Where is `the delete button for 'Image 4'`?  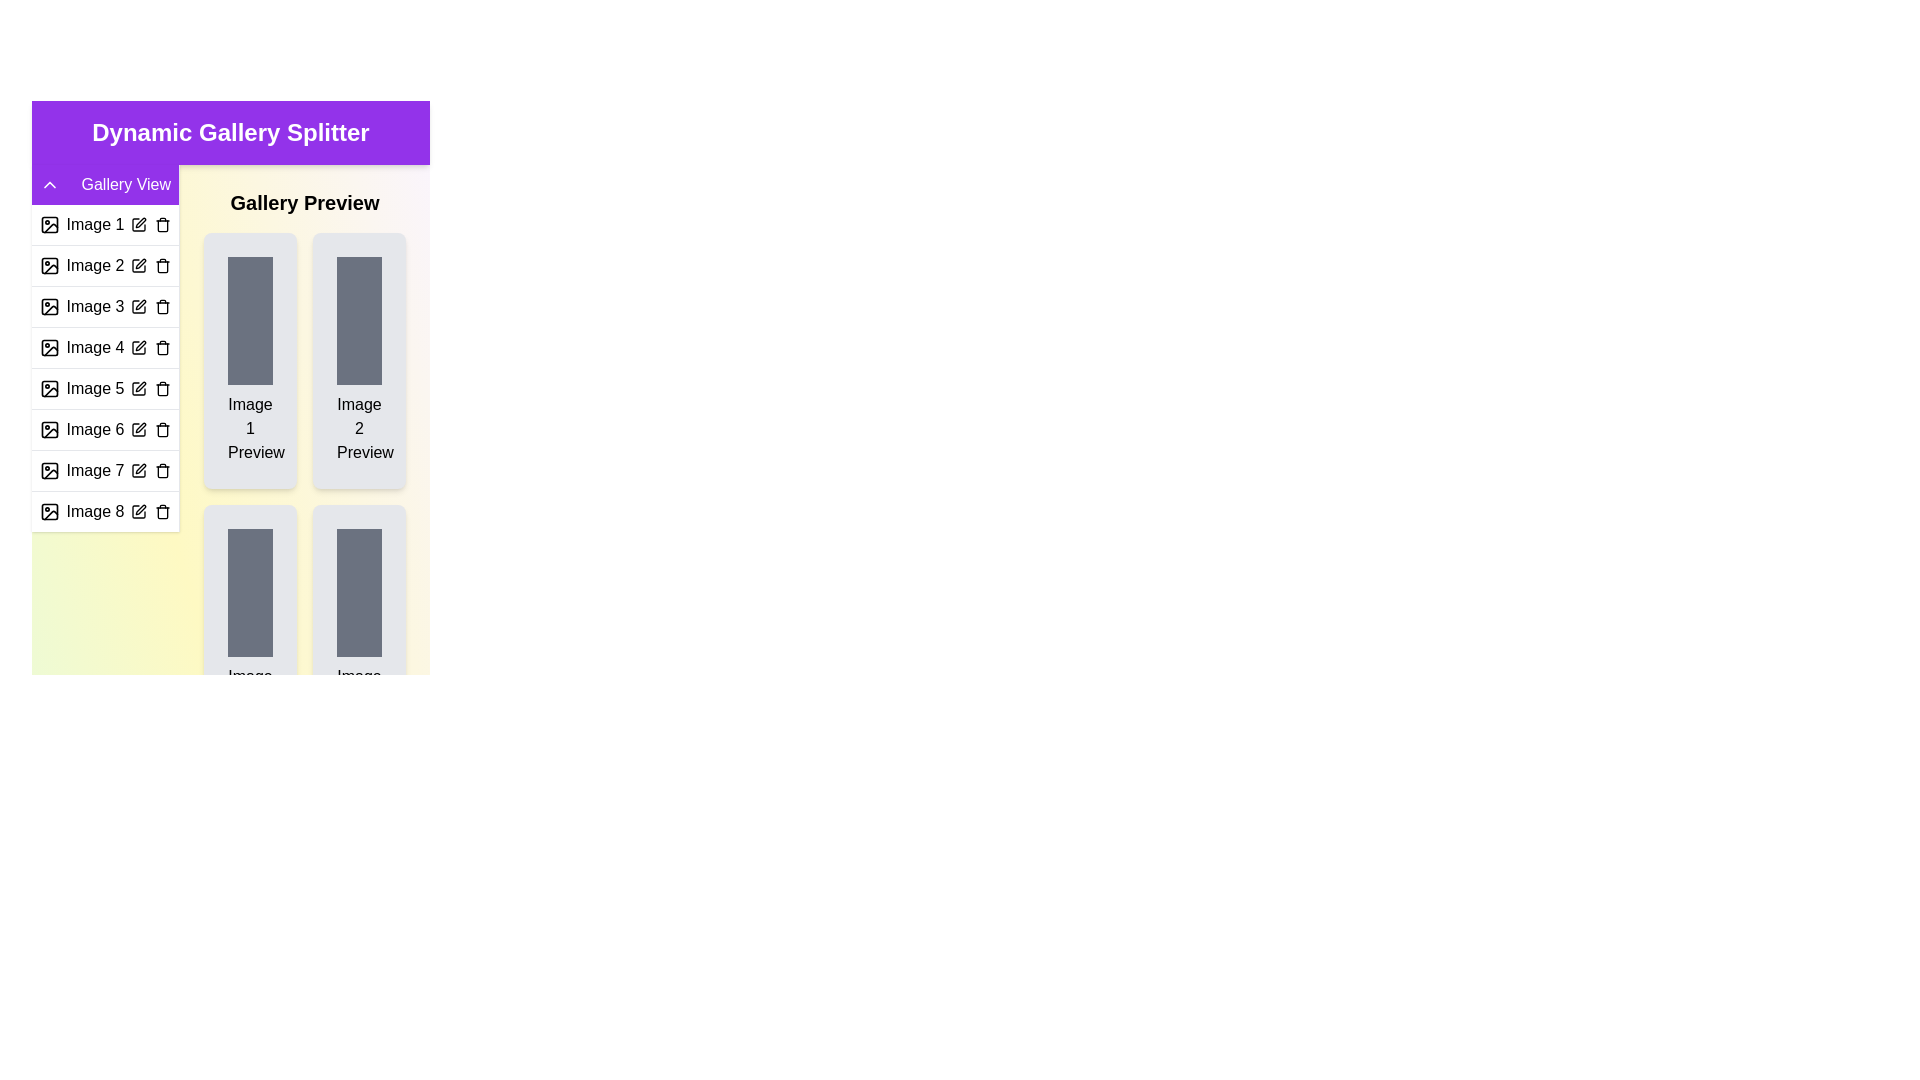
the delete button for 'Image 4' is located at coordinates (163, 346).